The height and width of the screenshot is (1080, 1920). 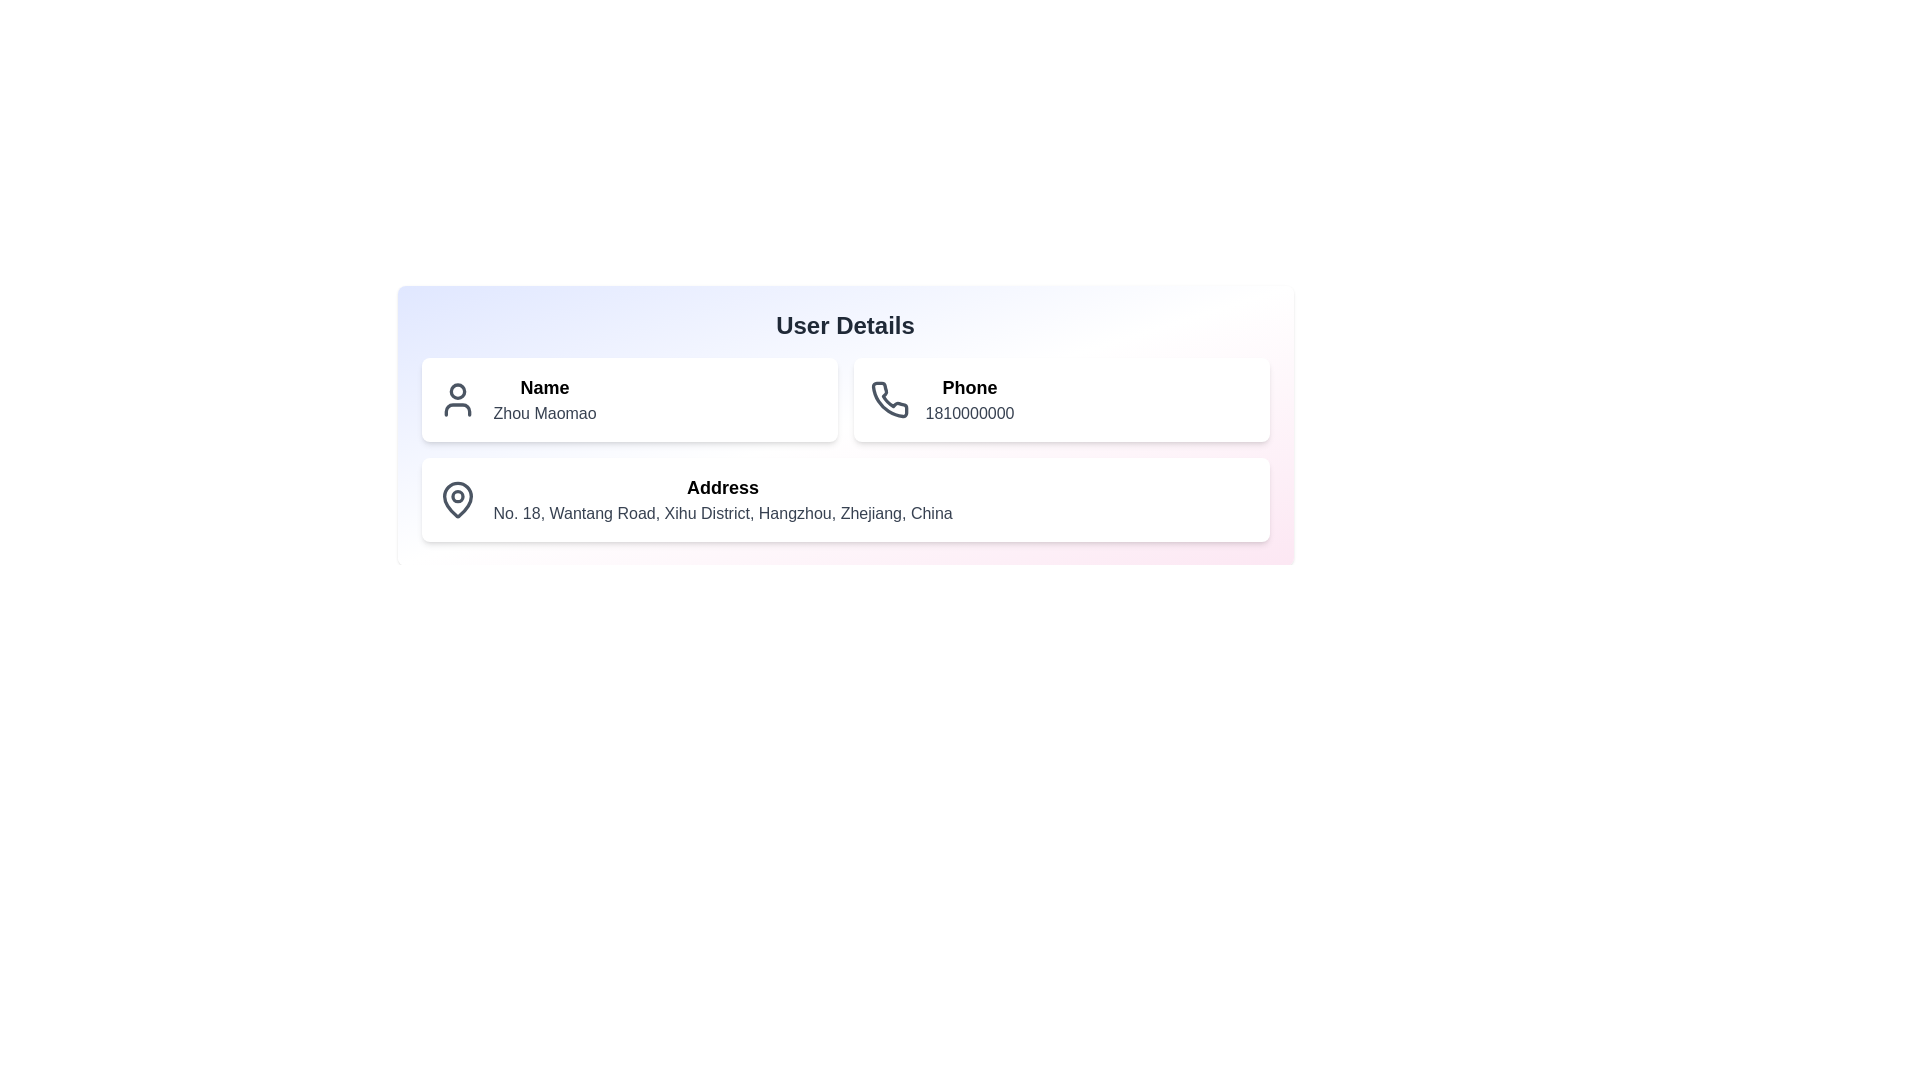 What do you see at coordinates (545, 412) in the screenshot?
I see `the text label displaying 'Zhou Maomao' which is located below the 'Name' label in the personal information section of the user details panel` at bounding box center [545, 412].